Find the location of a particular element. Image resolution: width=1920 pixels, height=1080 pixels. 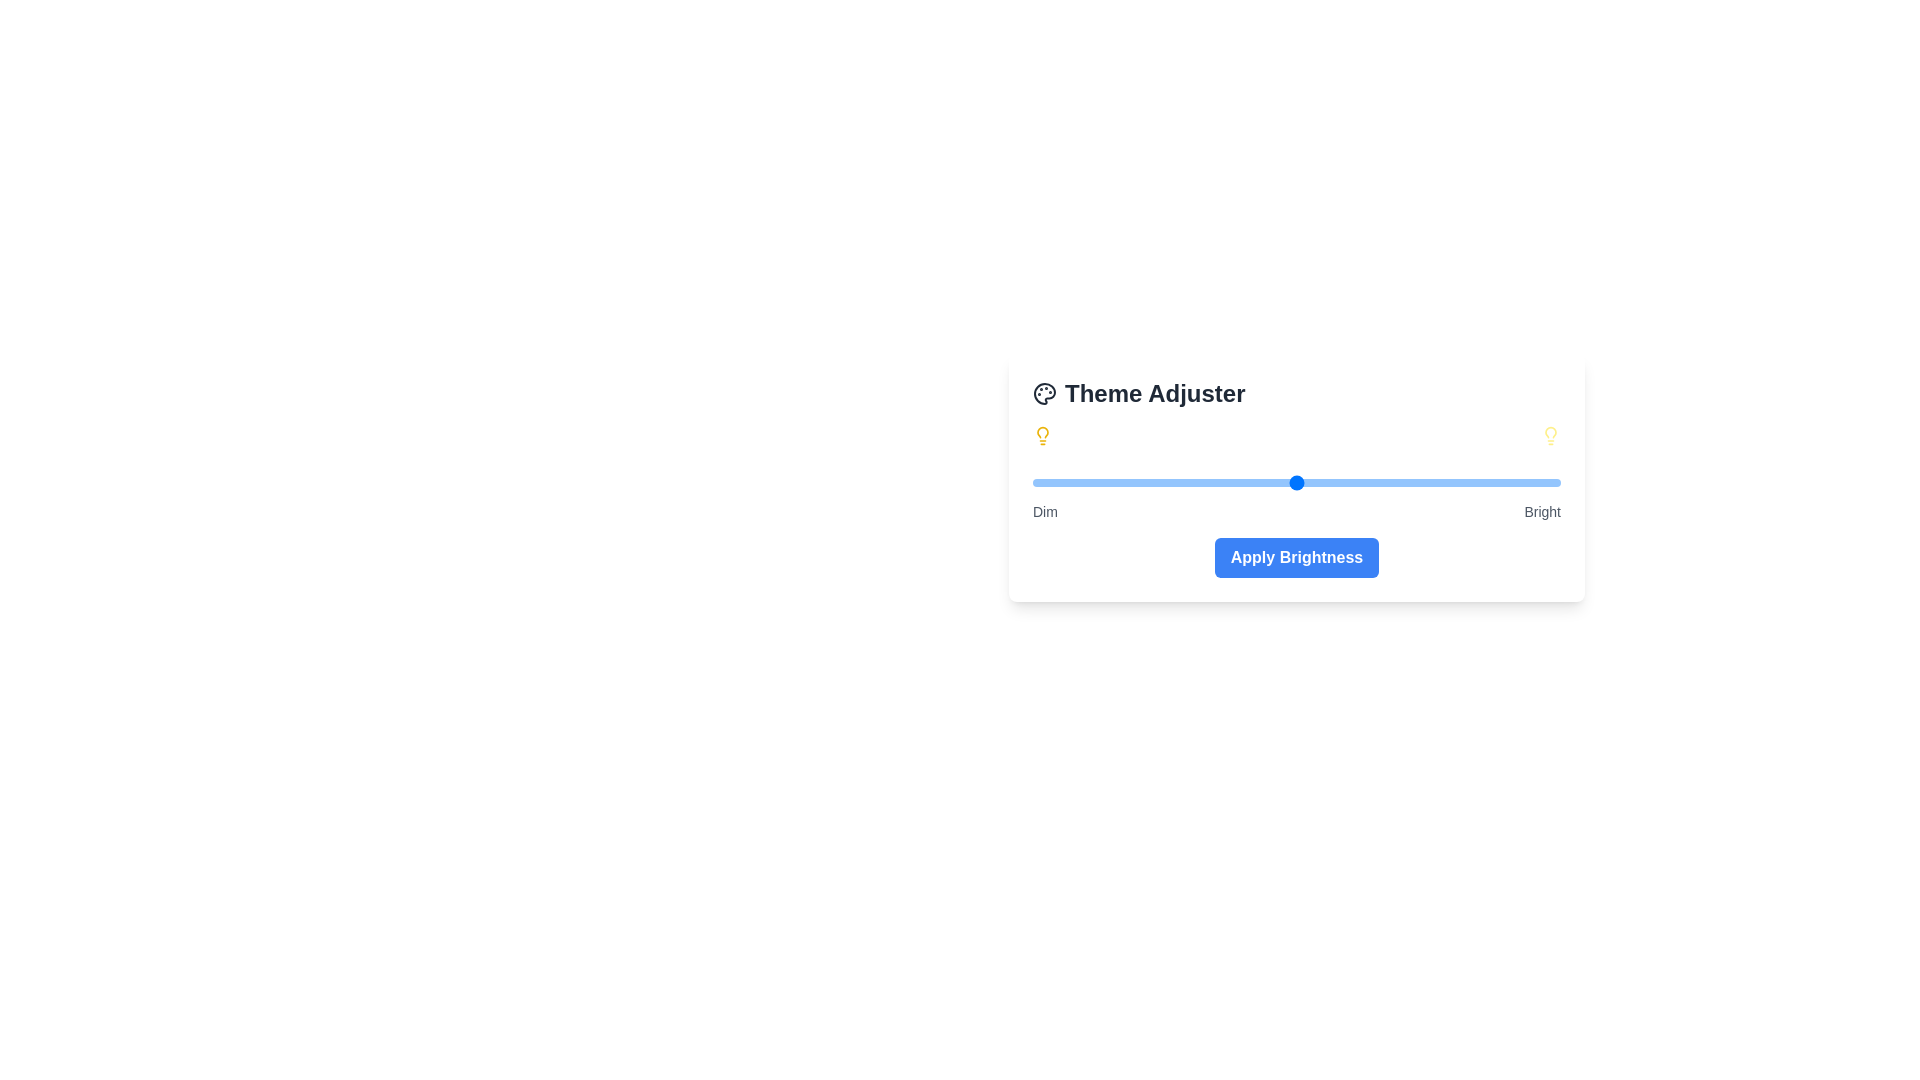

the brightness slider to a specific value 43 is located at coordinates (1259, 482).